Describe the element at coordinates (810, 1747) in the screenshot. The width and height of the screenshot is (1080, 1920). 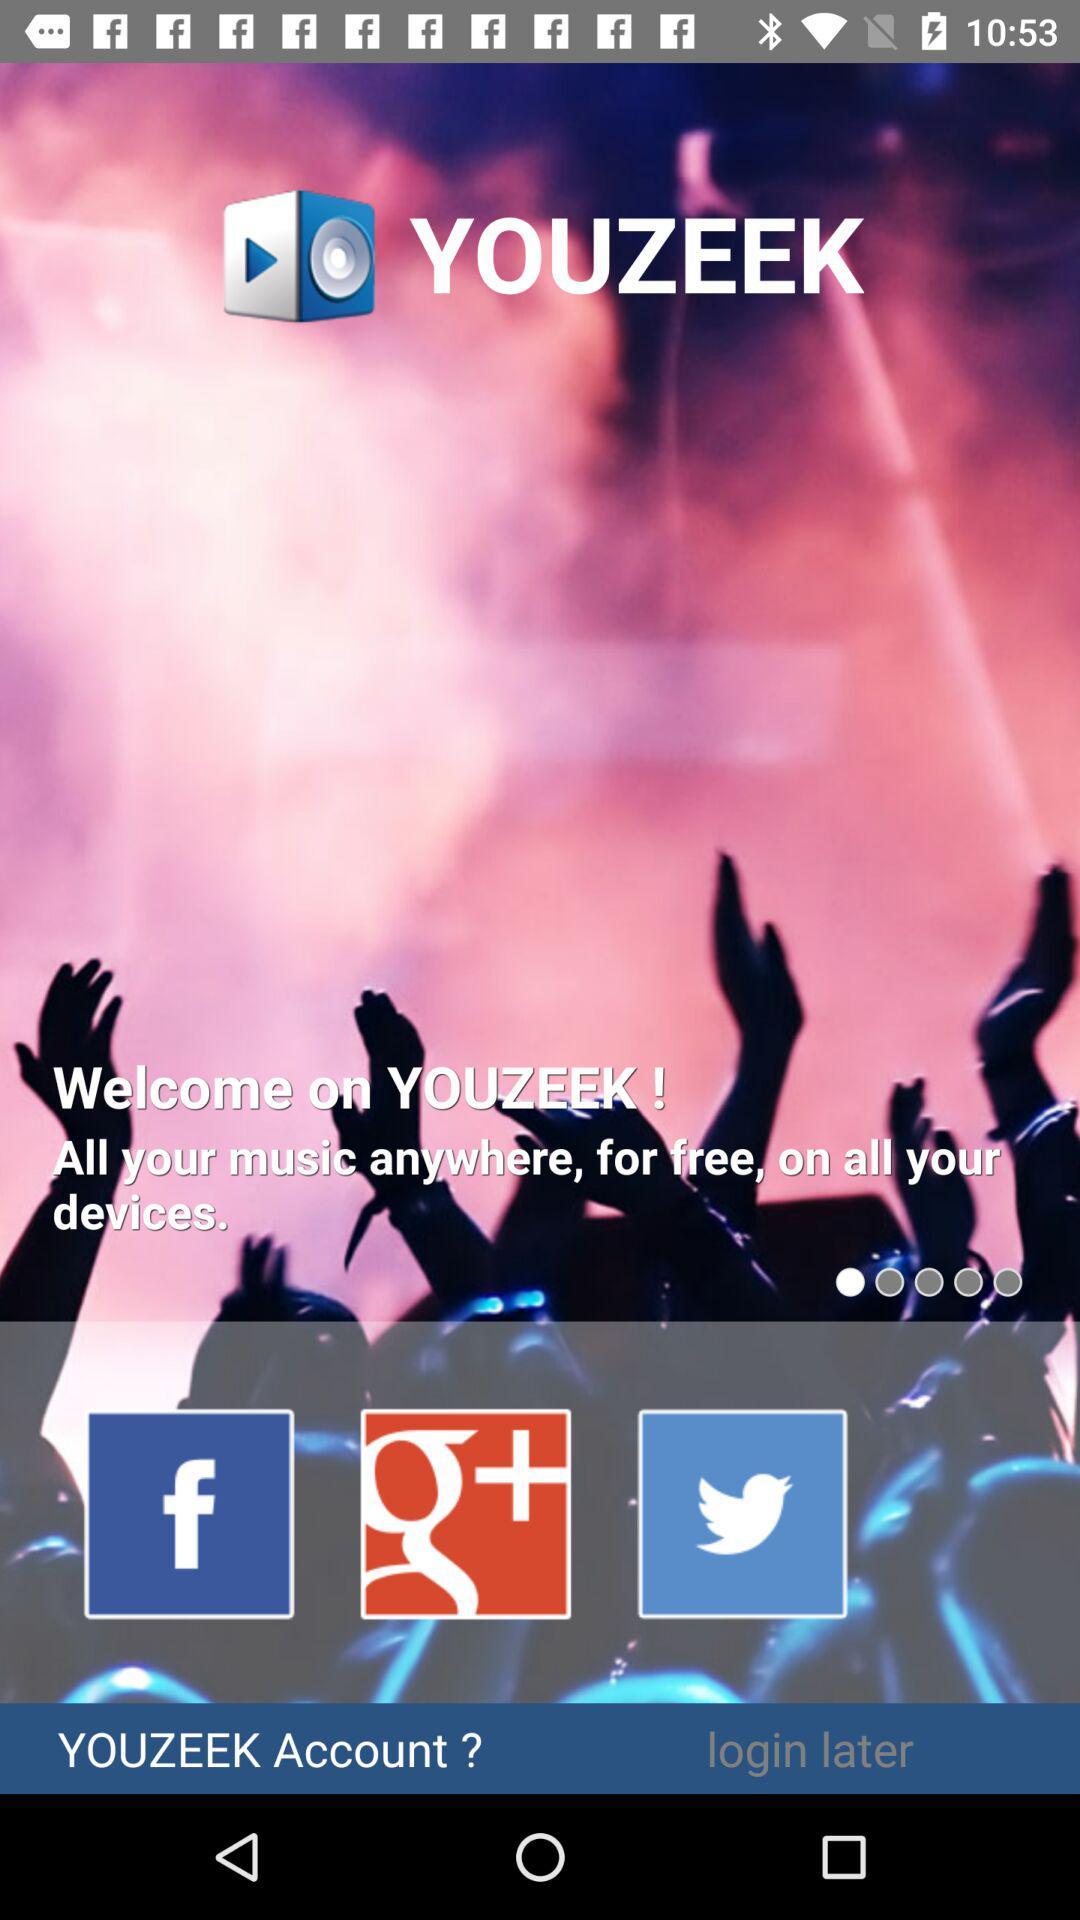
I see `the login later icon` at that location.